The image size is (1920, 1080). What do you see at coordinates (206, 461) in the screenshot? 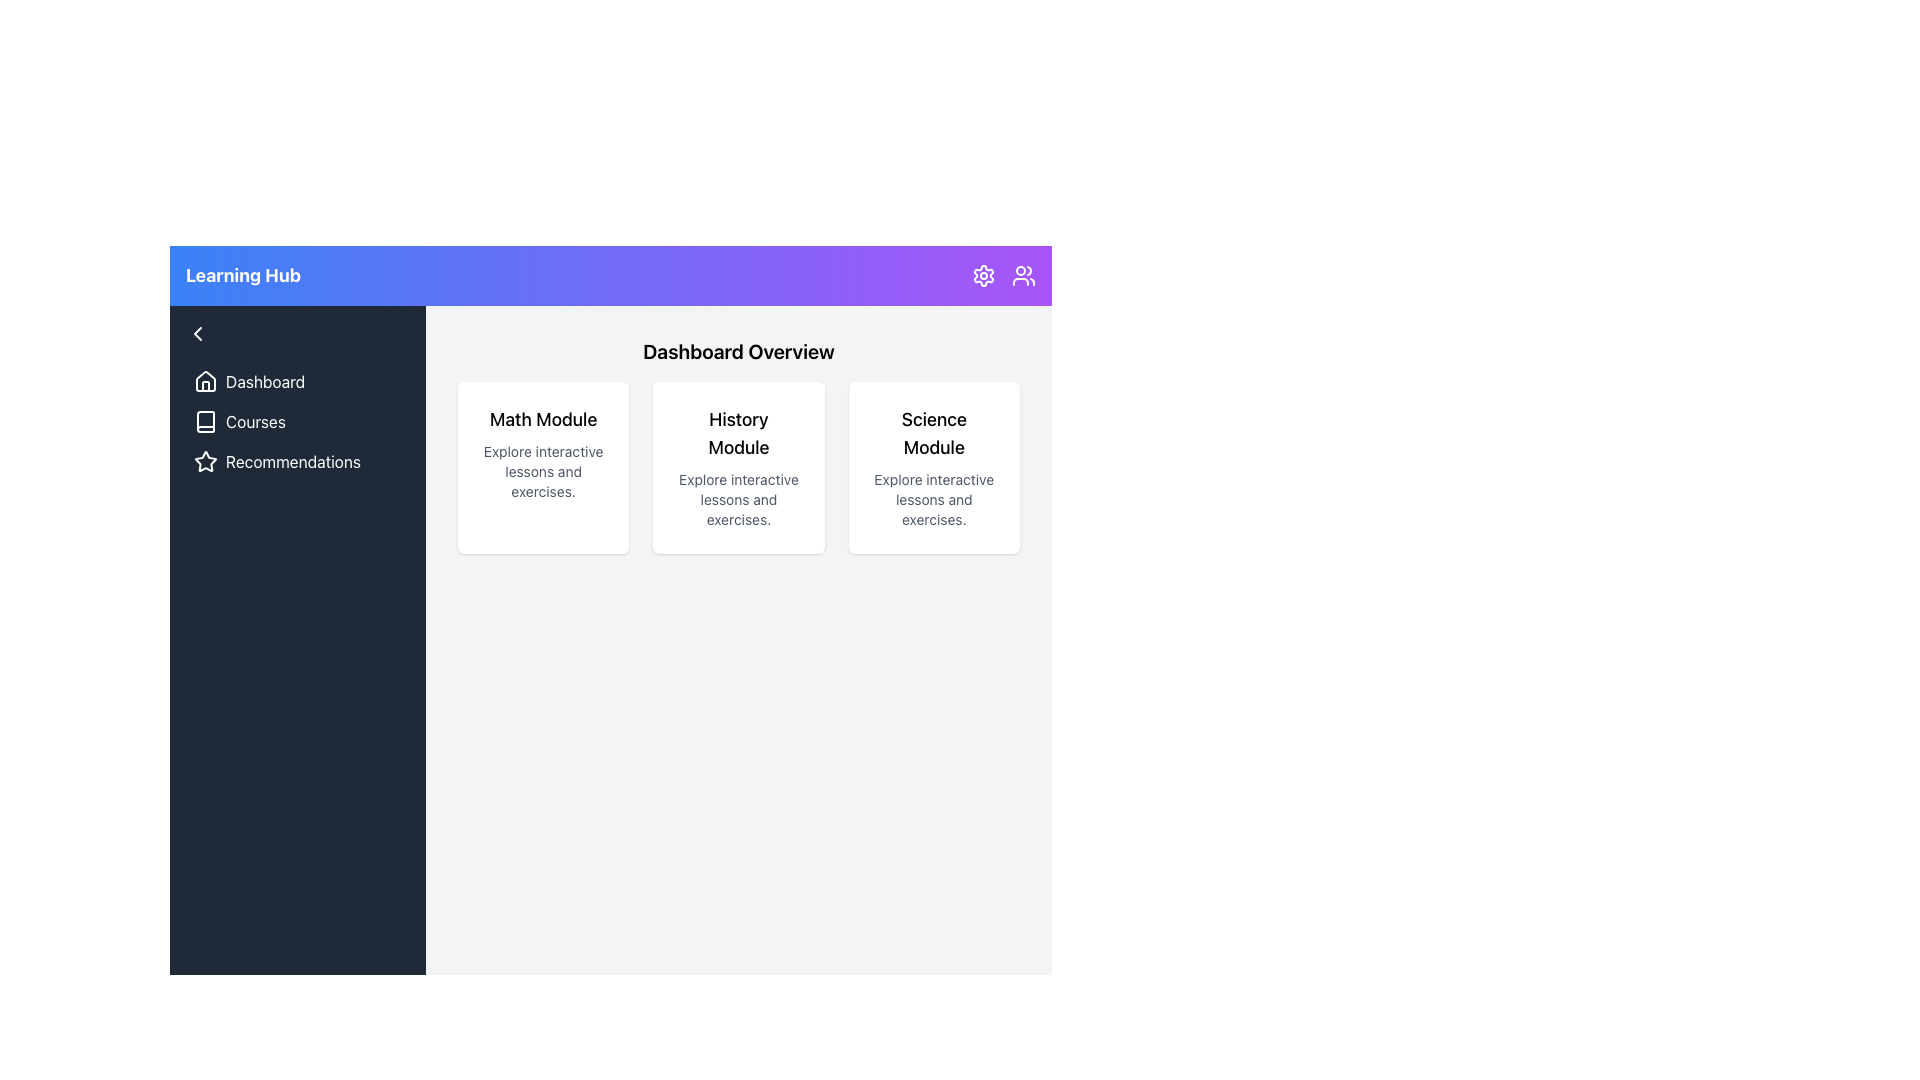
I see `the star icon in the left-side navigation menu that represents 'Recommendations'` at bounding box center [206, 461].